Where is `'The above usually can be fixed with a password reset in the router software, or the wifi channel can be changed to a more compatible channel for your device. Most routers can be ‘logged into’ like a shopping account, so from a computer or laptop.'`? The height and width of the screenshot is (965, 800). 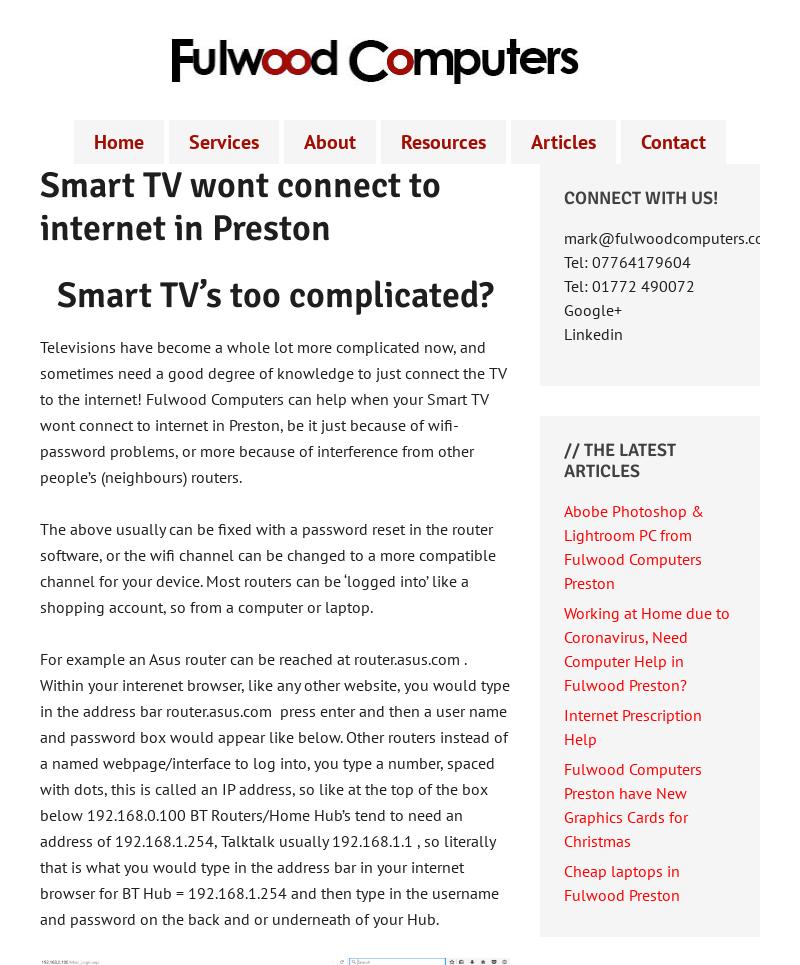
'The above usually can be fixed with a password reset in the router software, or the wifi channel can be changed to a more compatible channel for your device. Most routers can be ‘logged into’ like a shopping account, so from a computer or laptop.' is located at coordinates (268, 567).